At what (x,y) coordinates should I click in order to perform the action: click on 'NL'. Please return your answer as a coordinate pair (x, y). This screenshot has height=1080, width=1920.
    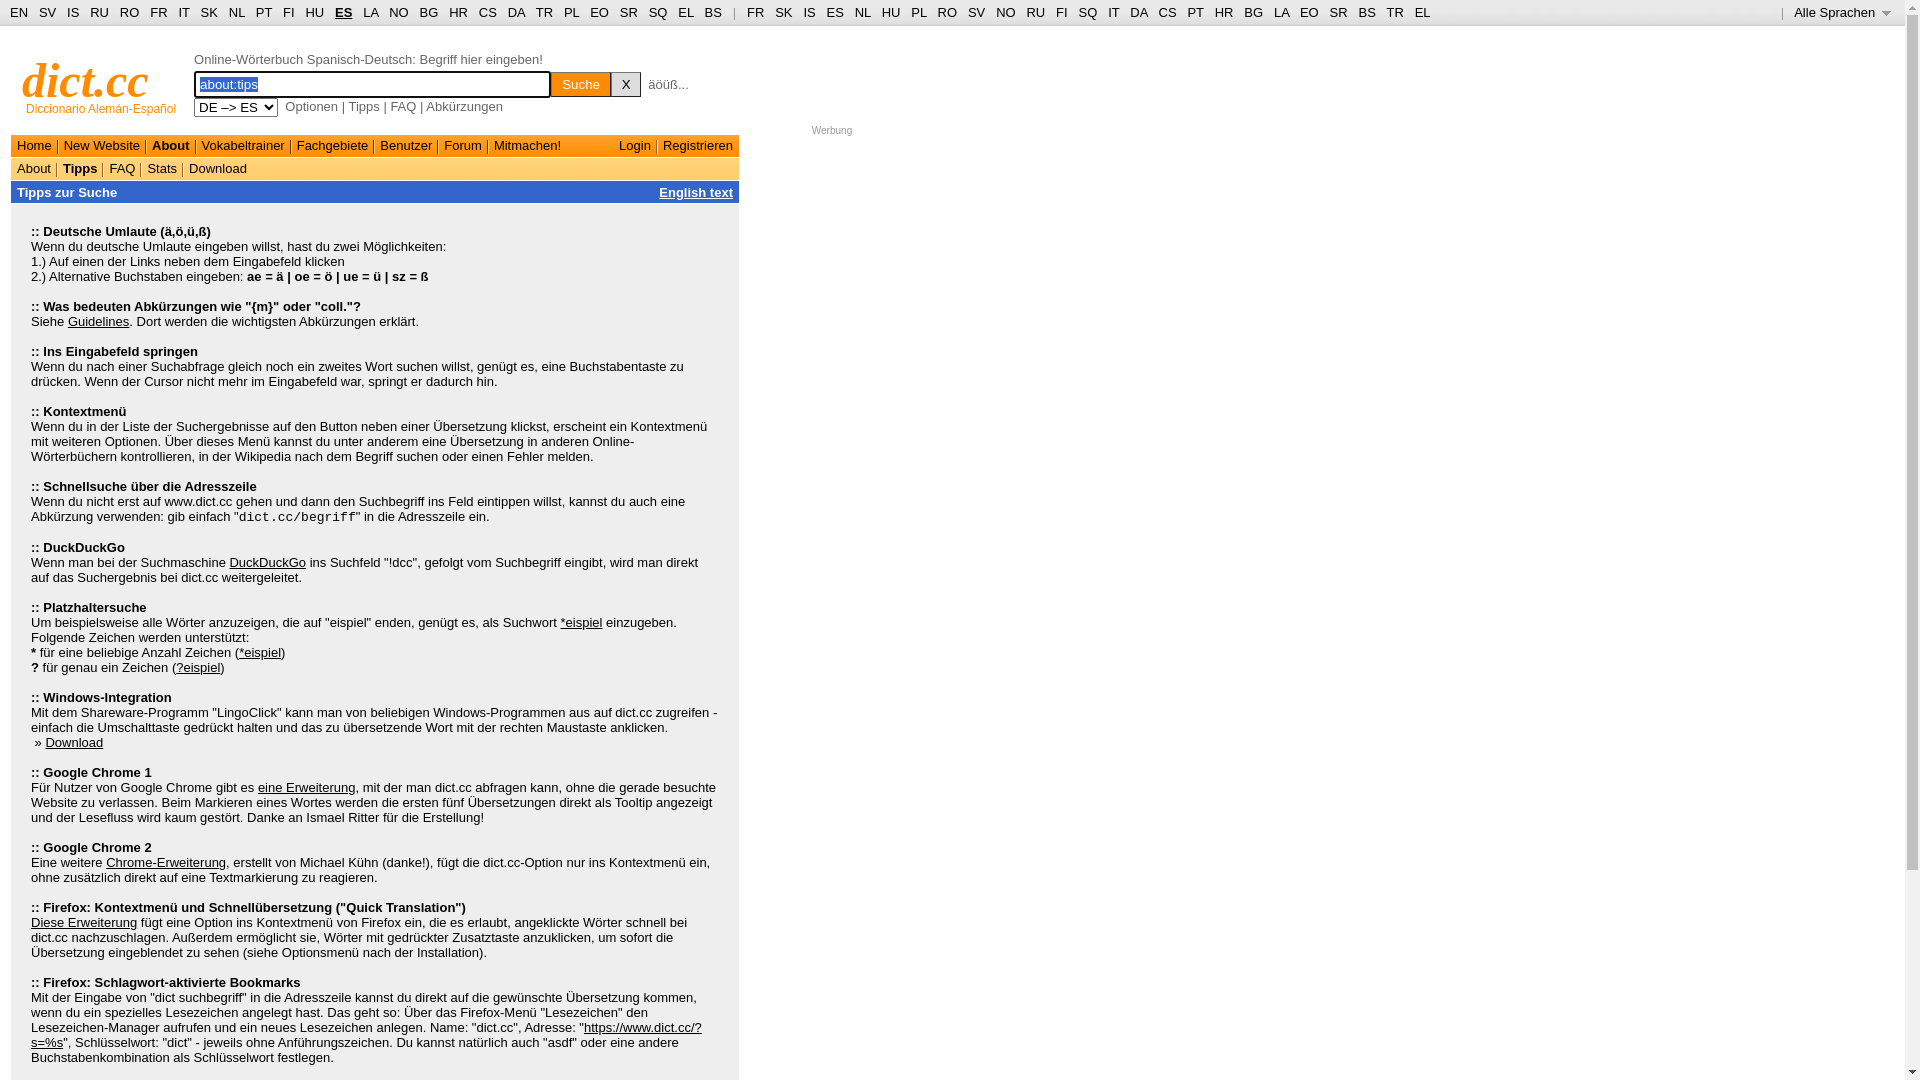
    Looking at the image, I should click on (236, 12).